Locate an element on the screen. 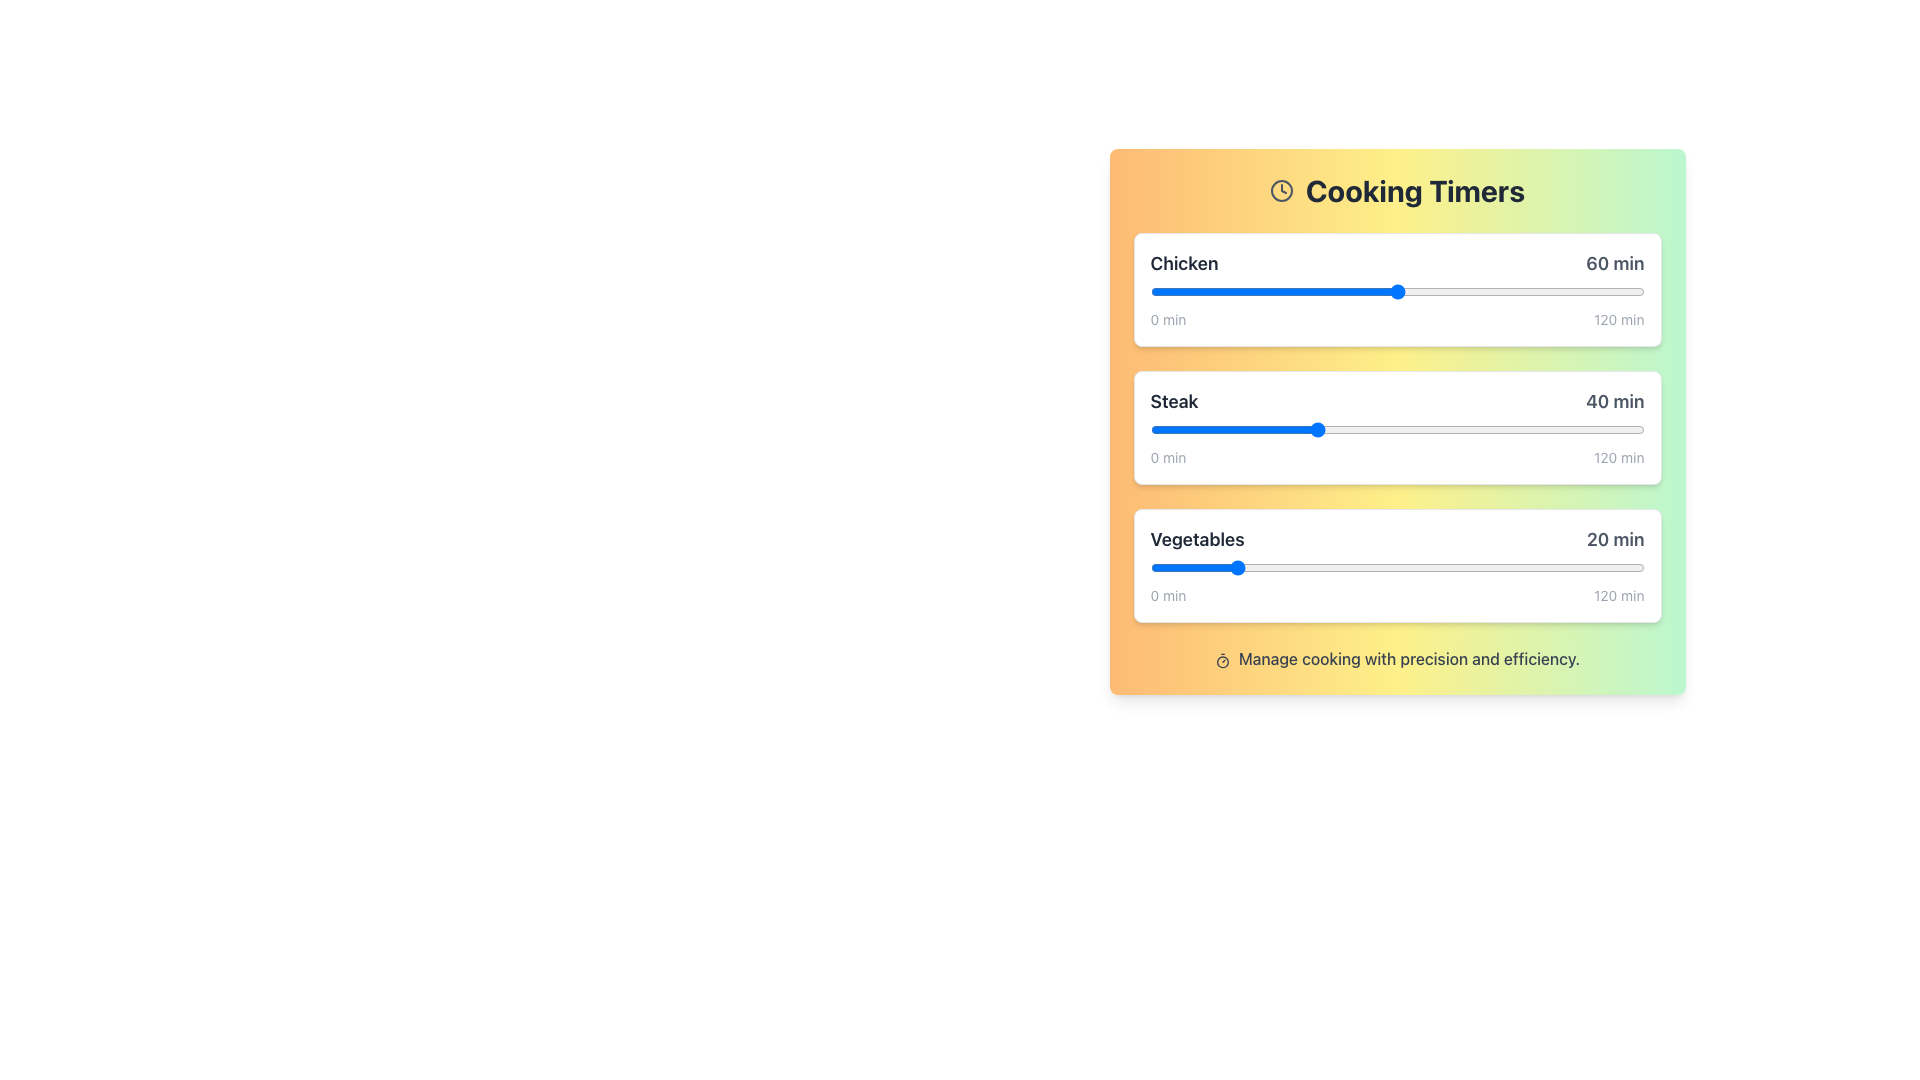  displayed value '0 min' from the static text label positioned beneath the 'Vegetables' slider in the timer card interface is located at coordinates (1168, 595).